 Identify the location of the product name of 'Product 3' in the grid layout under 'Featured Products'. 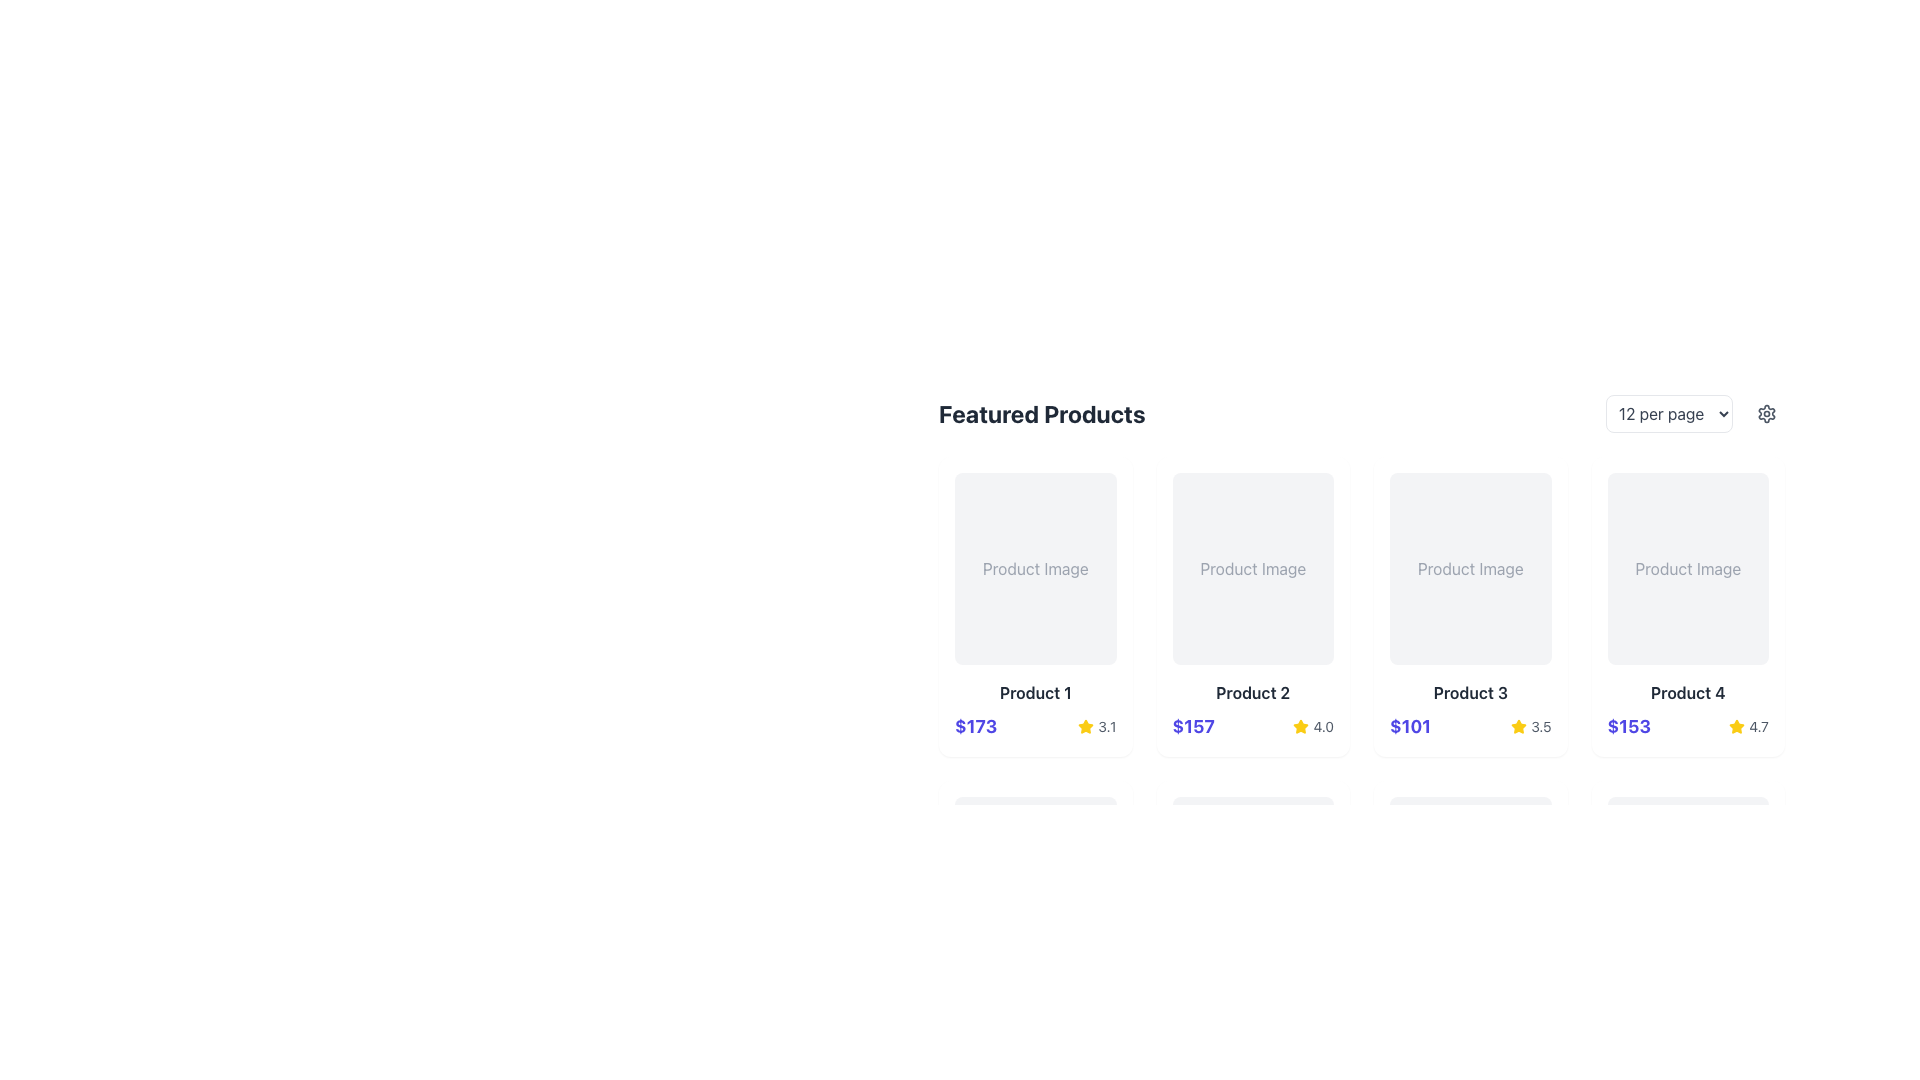
(1361, 571).